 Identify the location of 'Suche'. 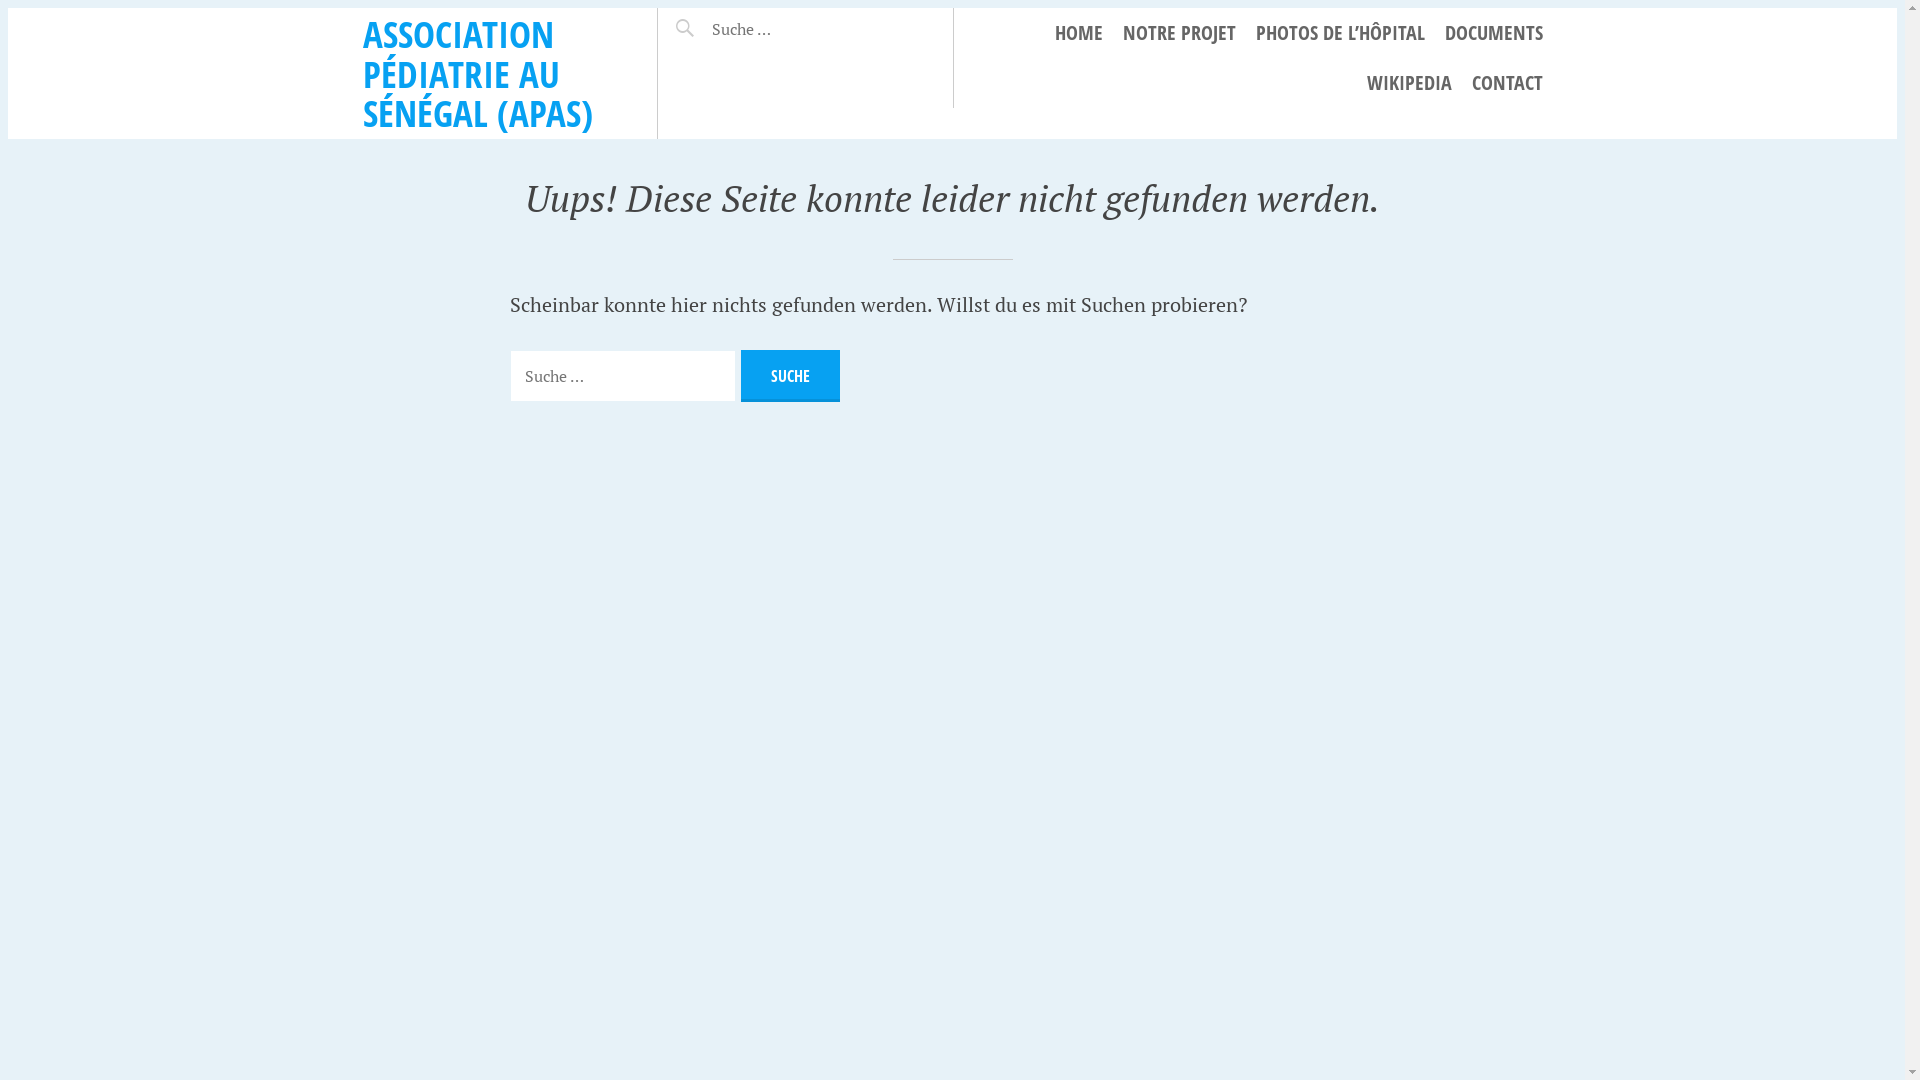
(708, 20).